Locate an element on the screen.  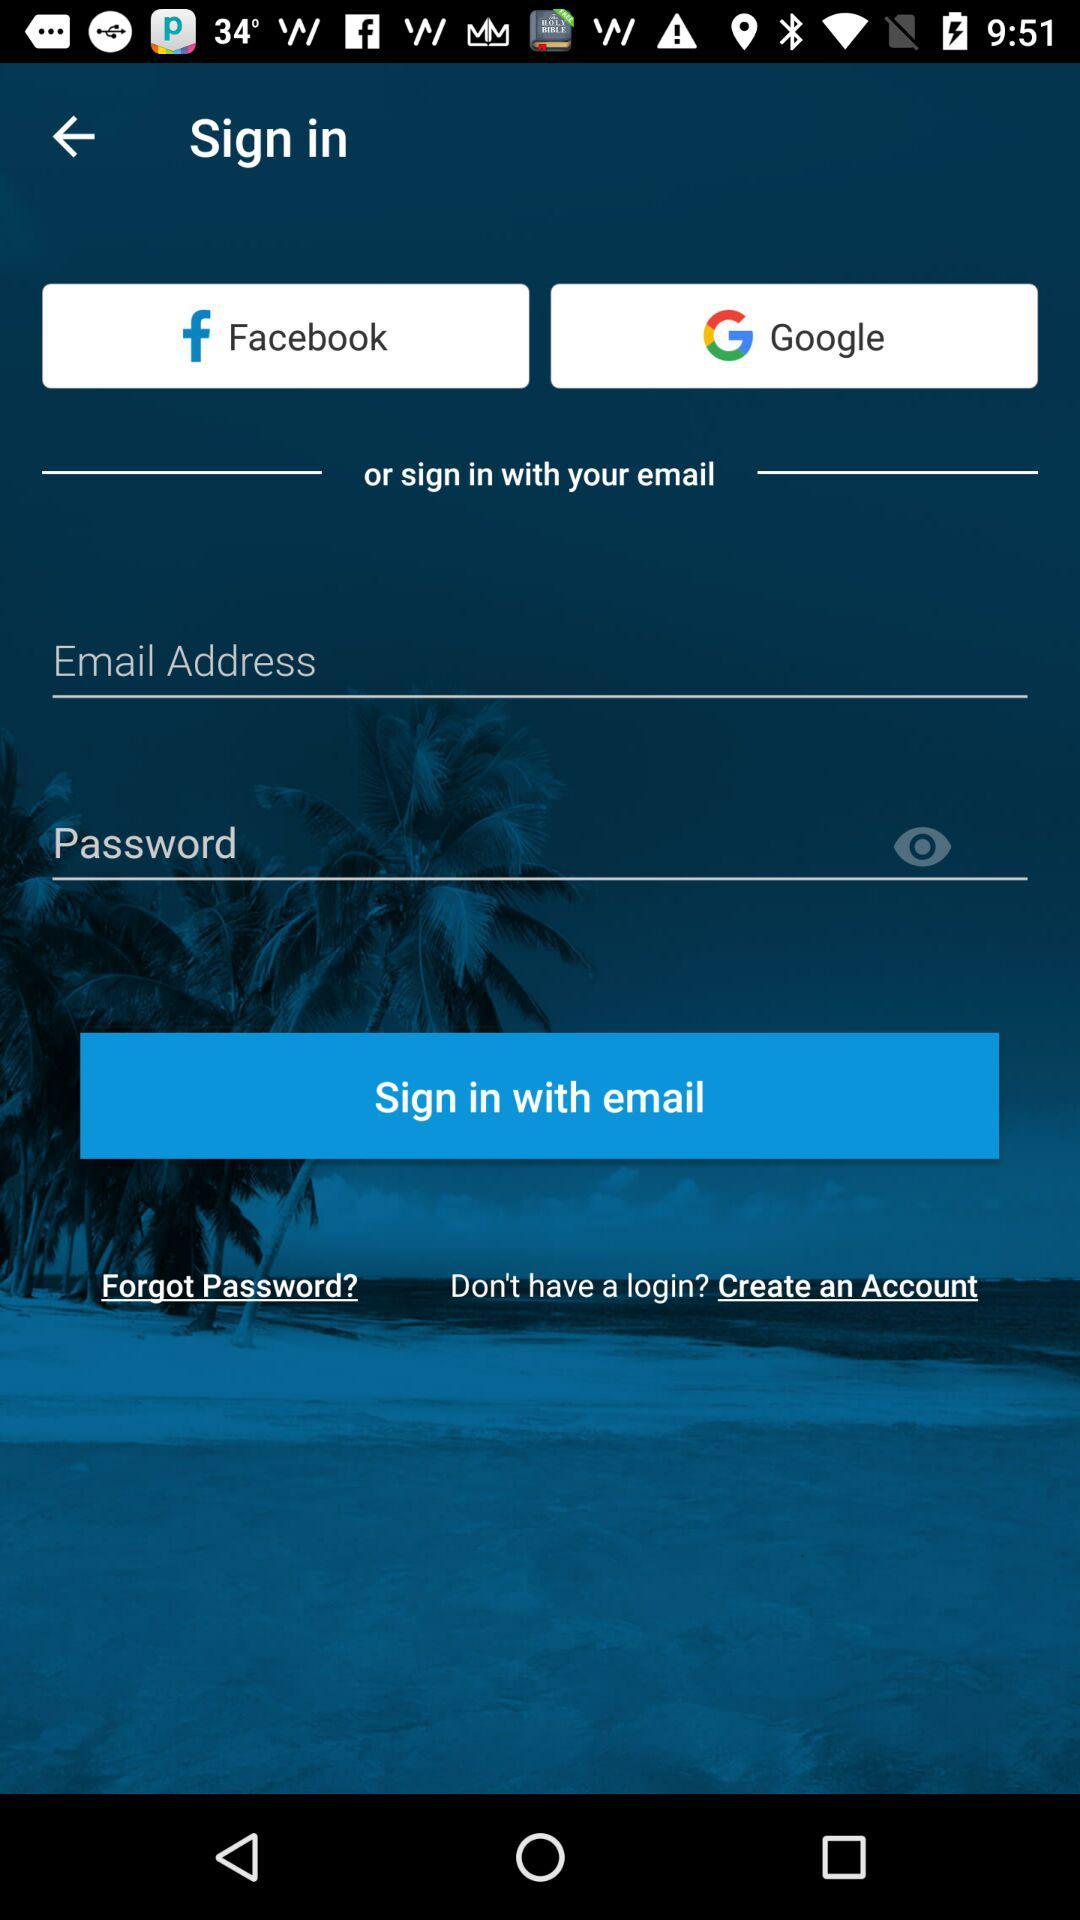
the create an account is located at coordinates (854, 1284).